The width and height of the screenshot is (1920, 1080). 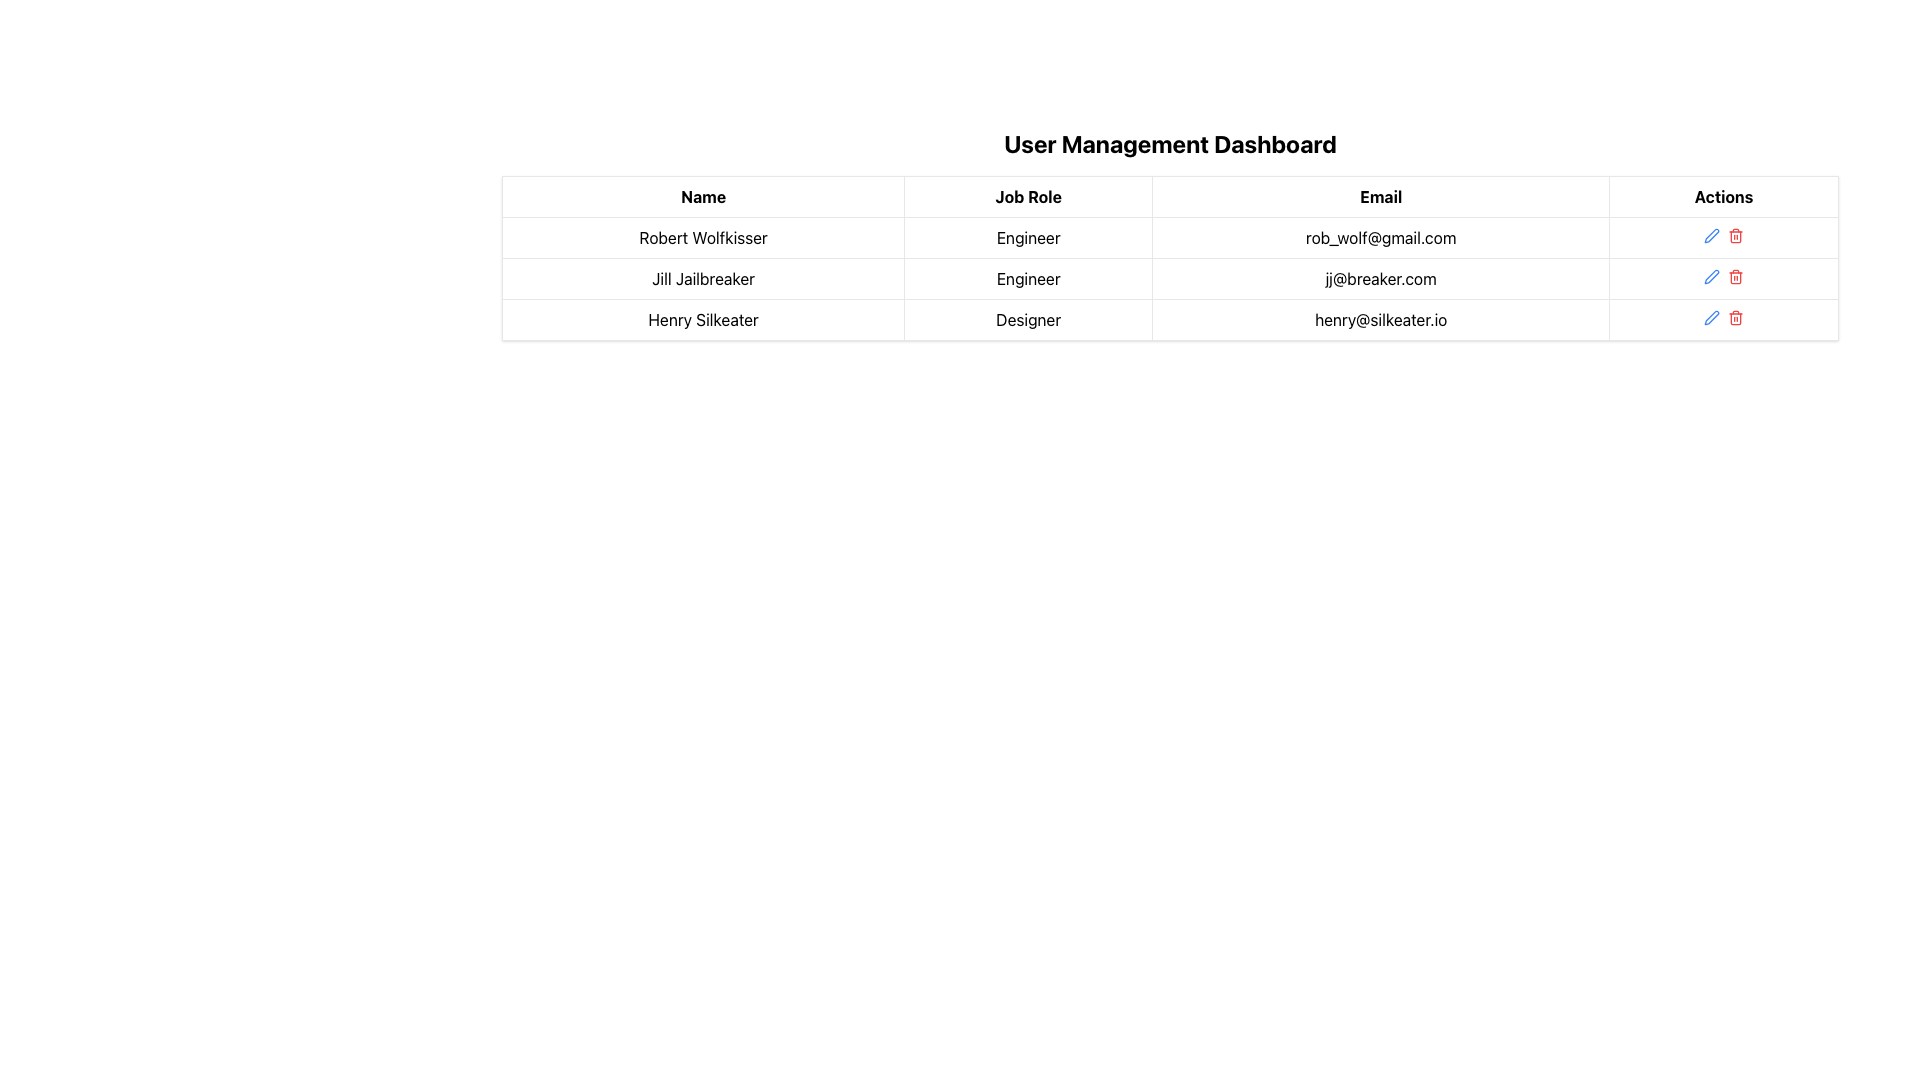 What do you see at coordinates (1170, 237) in the screenshot?
I see `the first row of the user information table` at bounding box center [1170, 237].